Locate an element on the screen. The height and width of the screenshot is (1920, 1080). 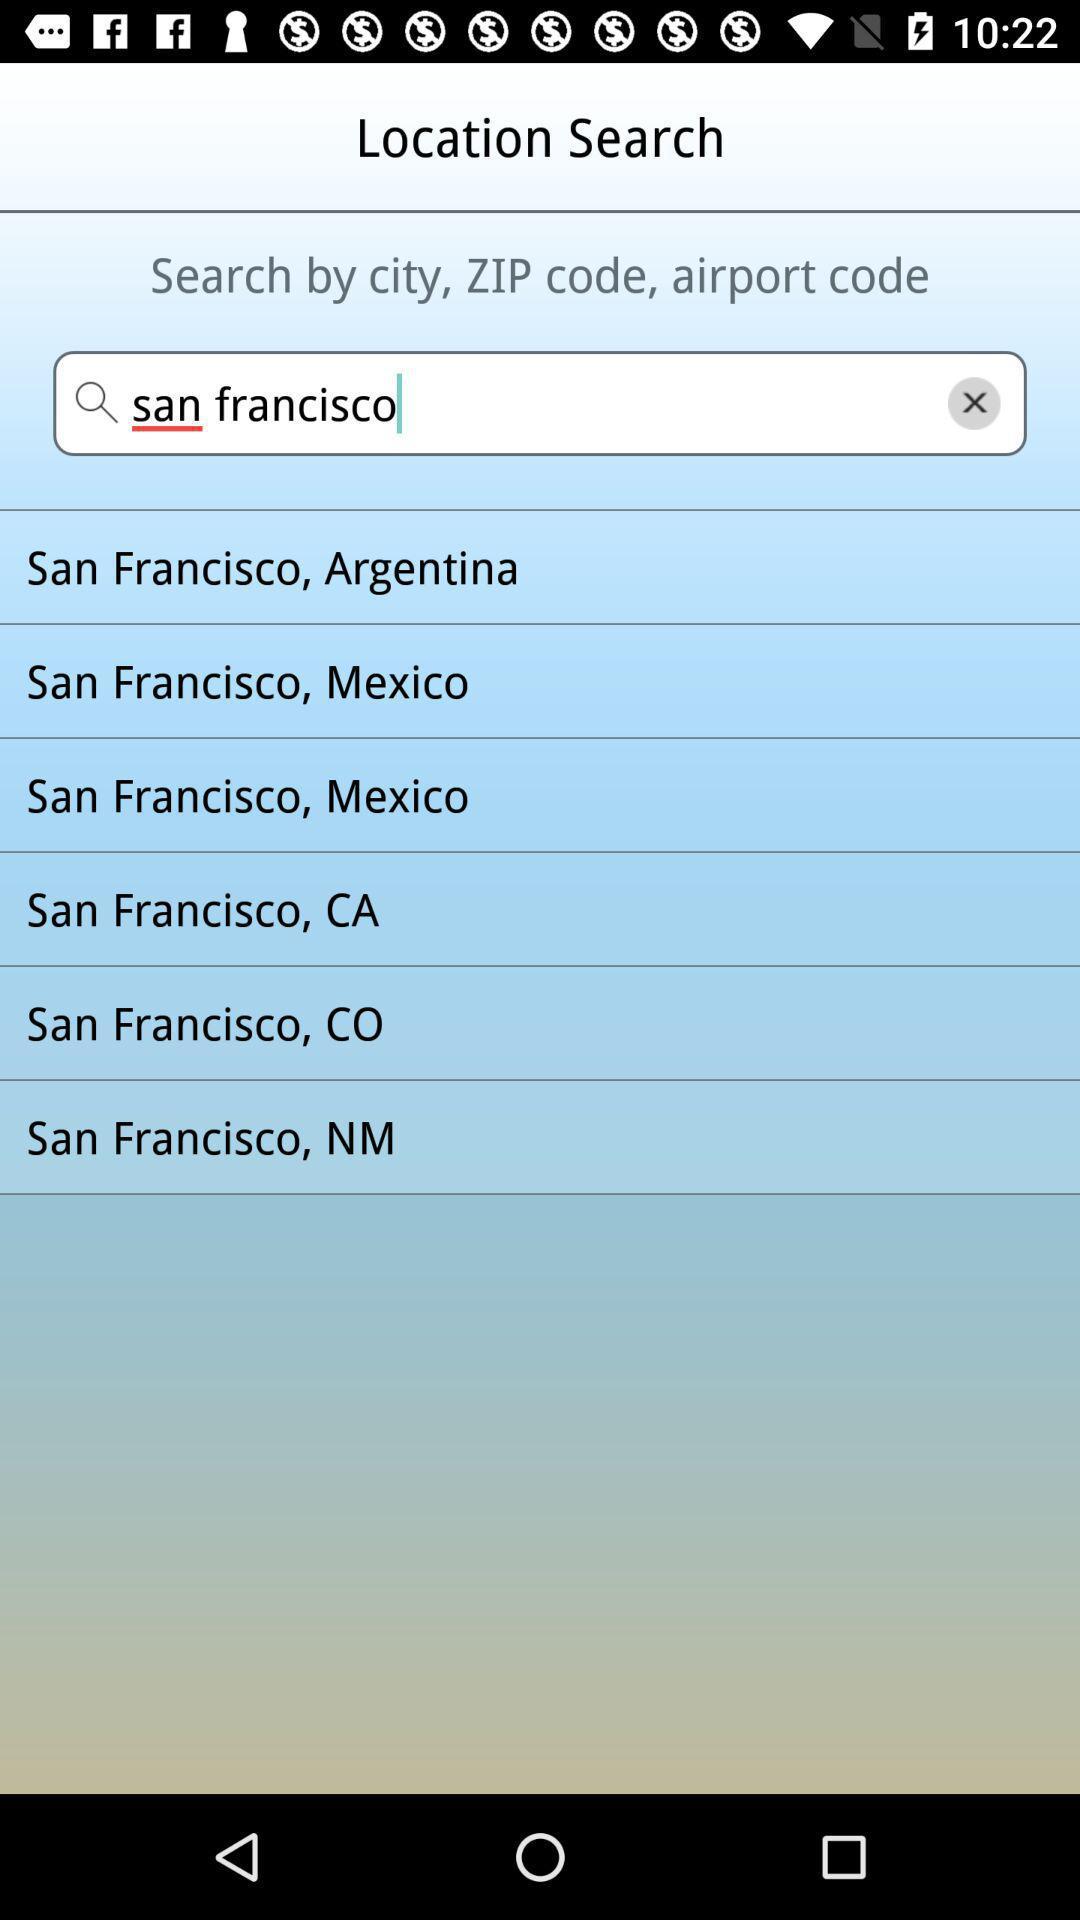
the close icon is located at coordinates (973, 402).